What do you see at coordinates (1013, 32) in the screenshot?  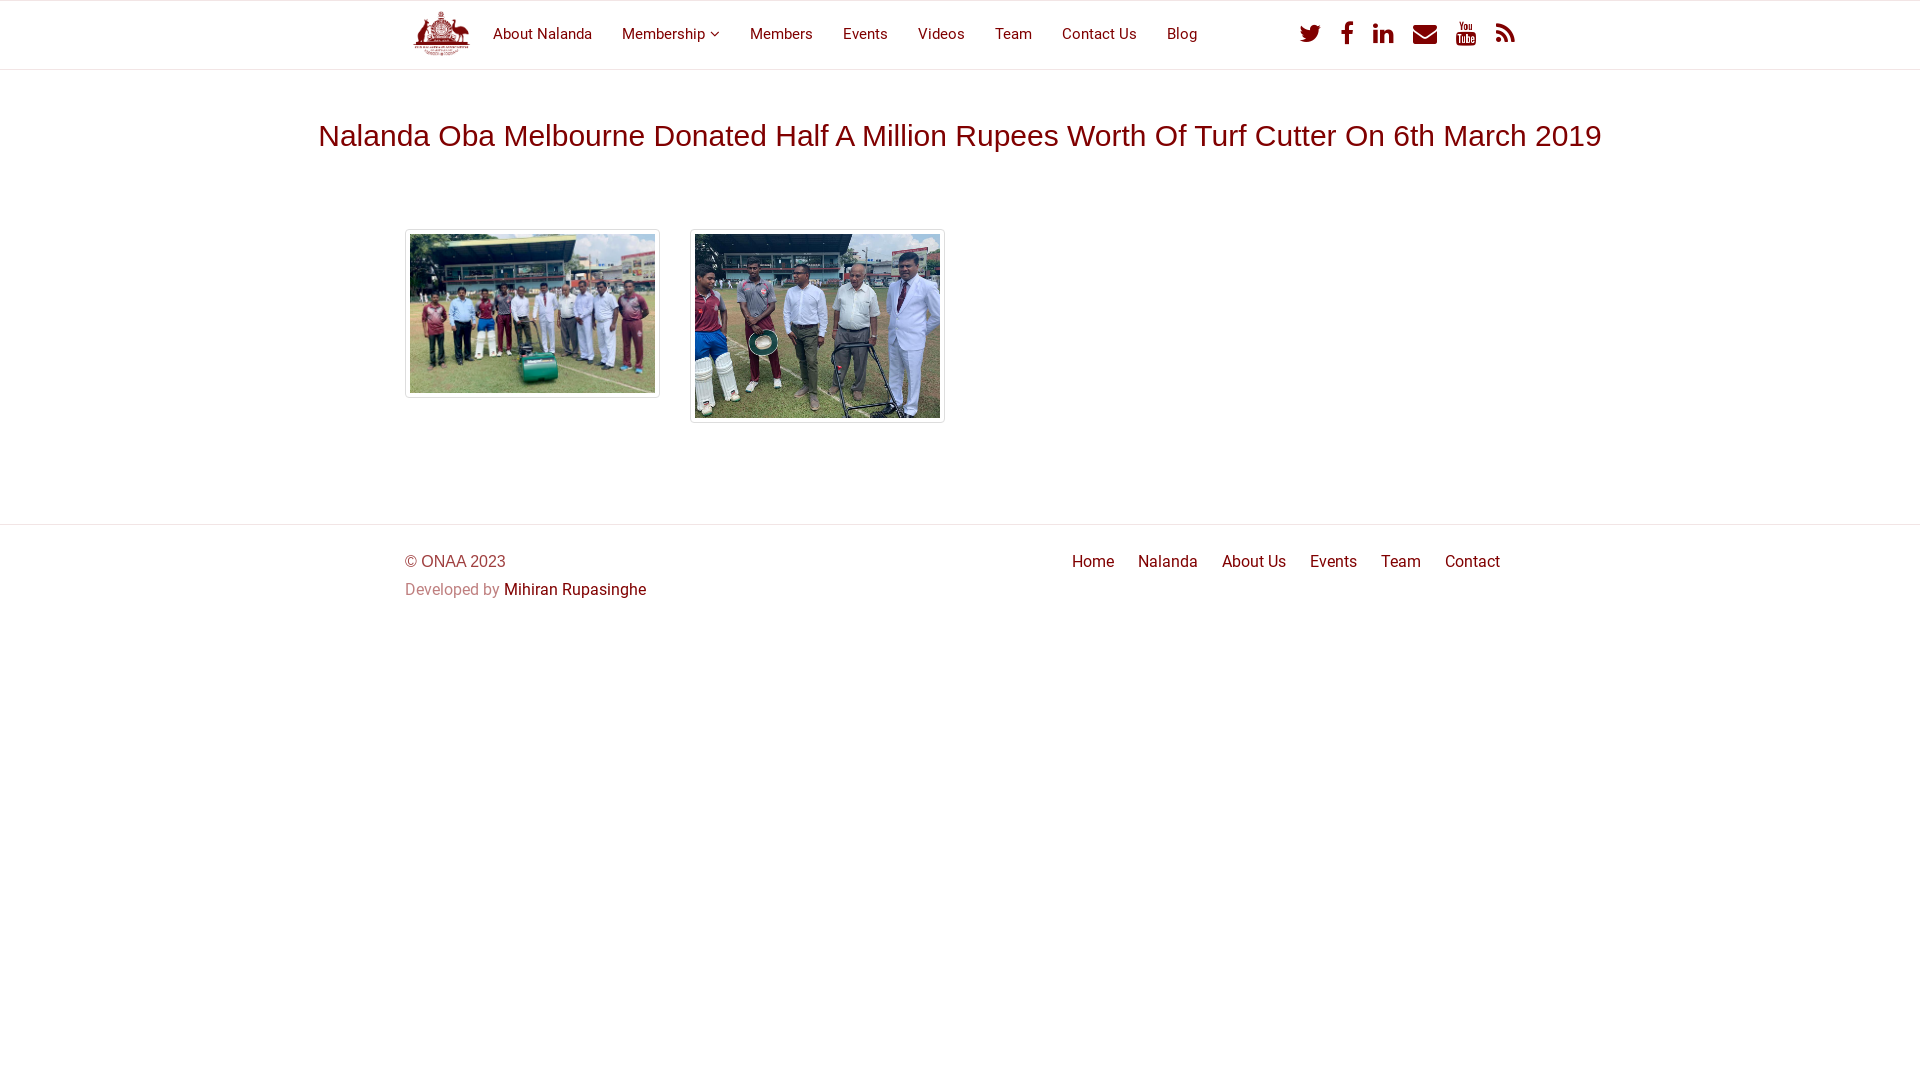 I see `'Team'` at bounding box center [1013, 32].